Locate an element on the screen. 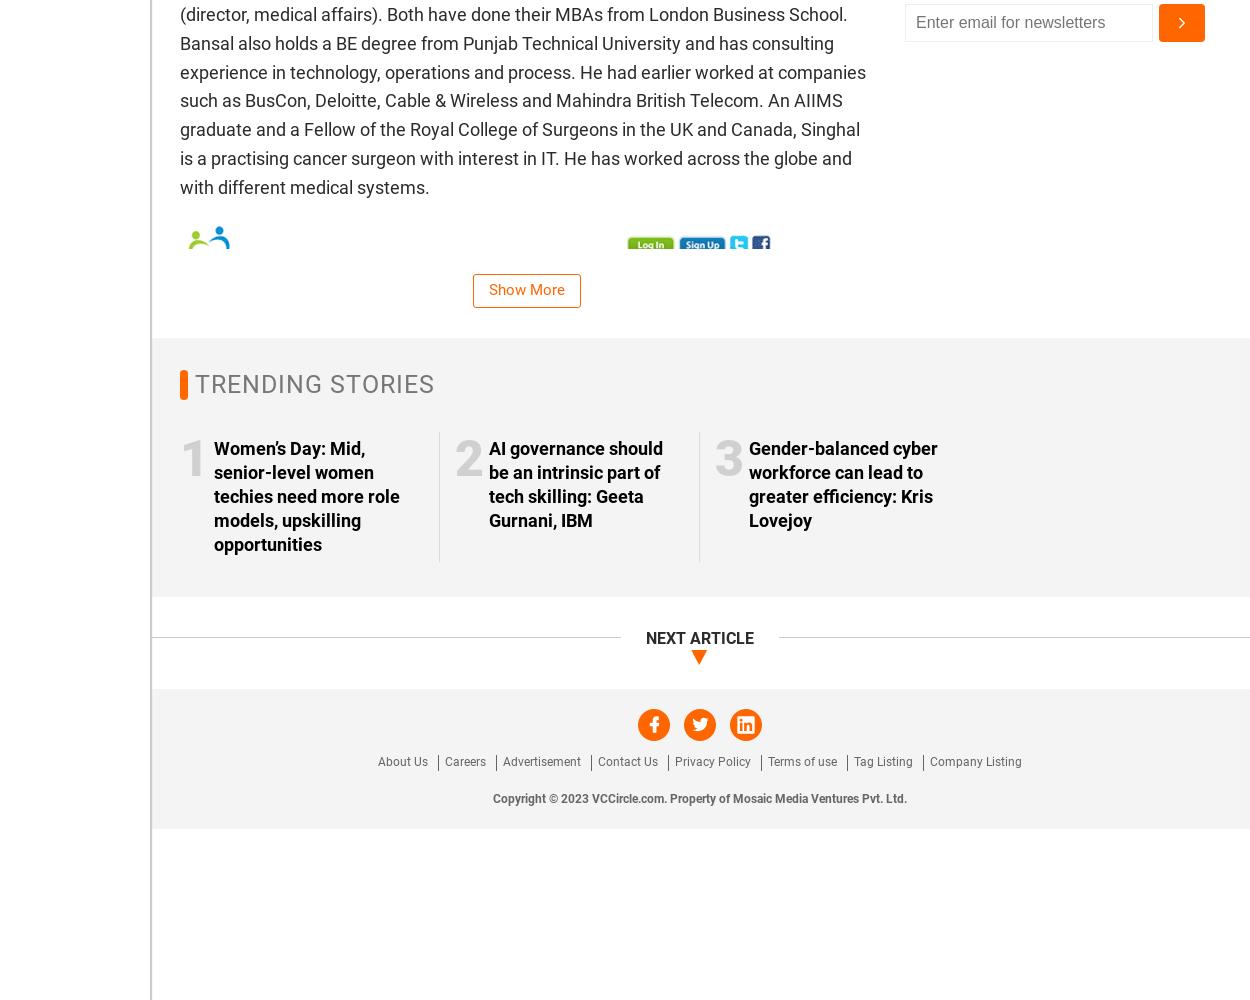 This screenshot has width=1250, height=1000. 'Next Article' is located at coordinates (699, 637).